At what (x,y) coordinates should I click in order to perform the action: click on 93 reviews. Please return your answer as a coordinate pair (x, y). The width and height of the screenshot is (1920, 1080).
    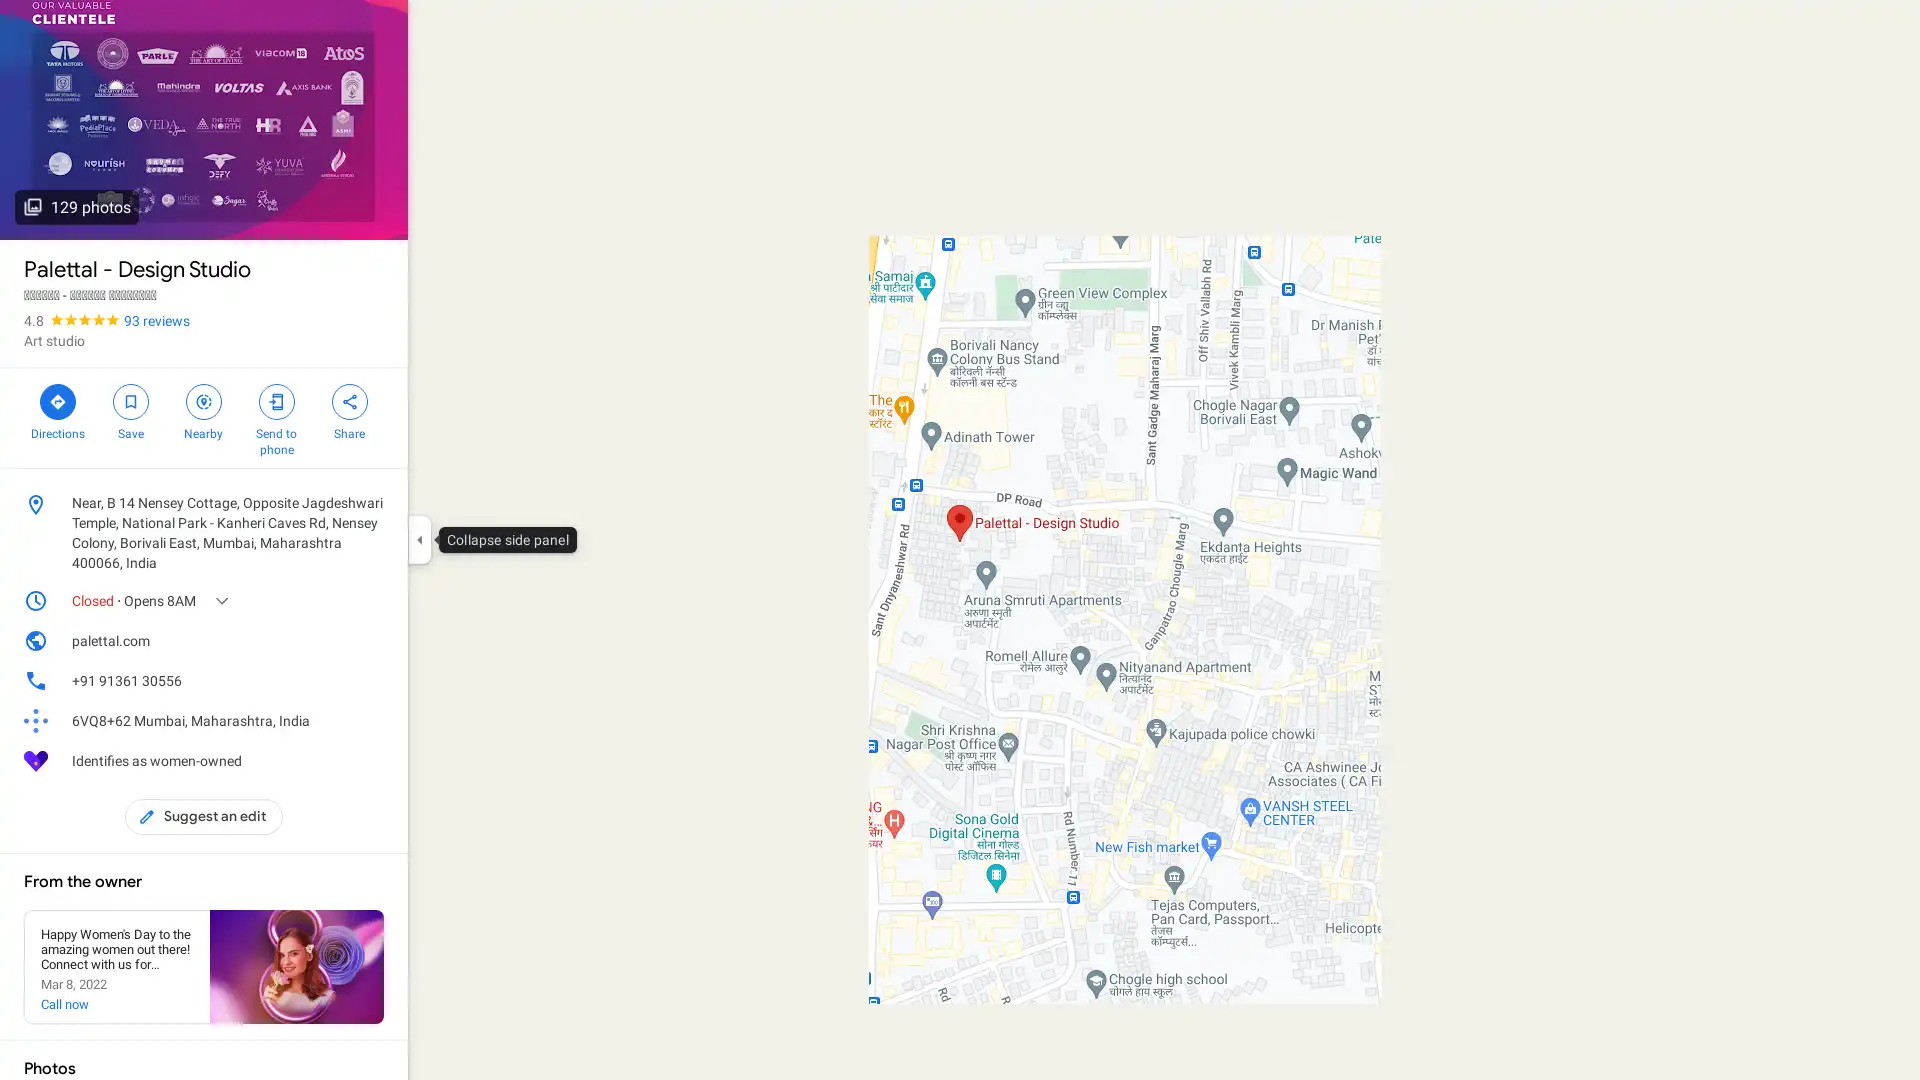
    Looking at the image, I should click on (156, 319).